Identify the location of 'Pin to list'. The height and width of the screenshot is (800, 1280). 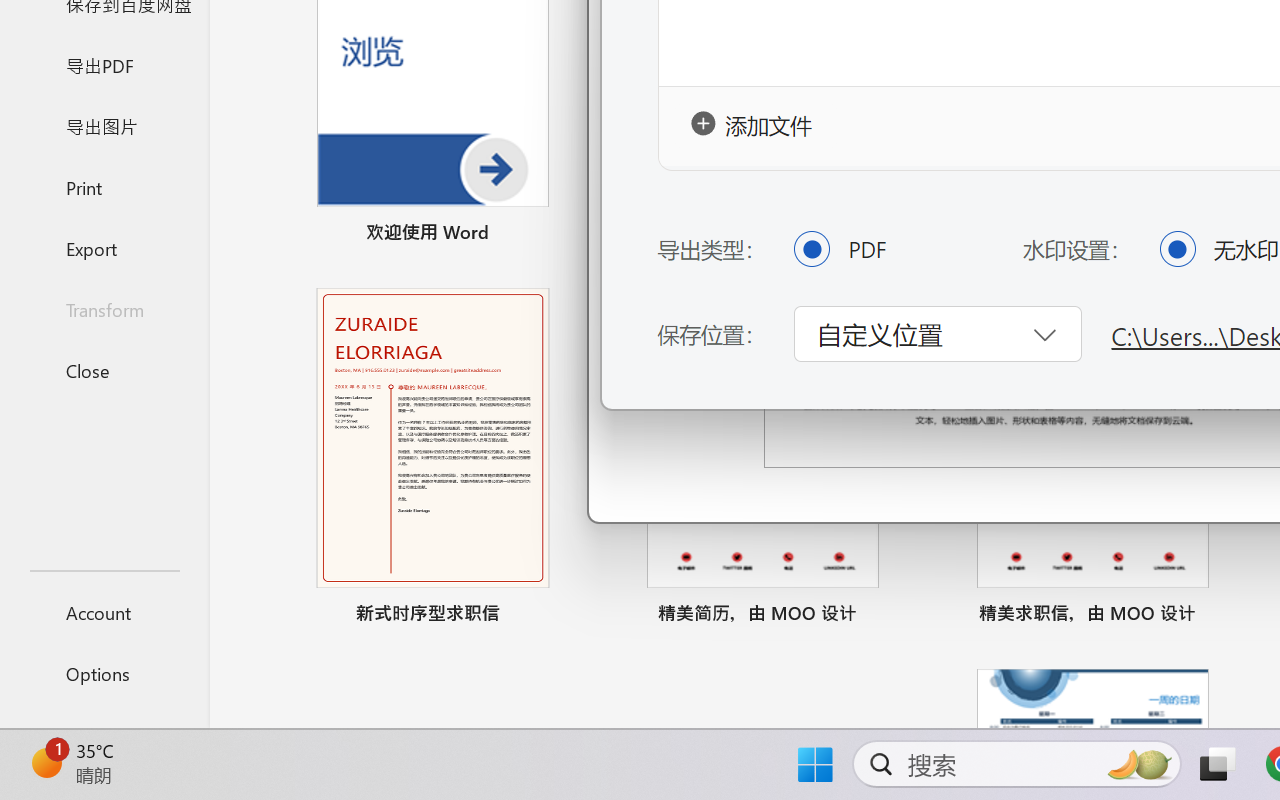
(1222, 616).